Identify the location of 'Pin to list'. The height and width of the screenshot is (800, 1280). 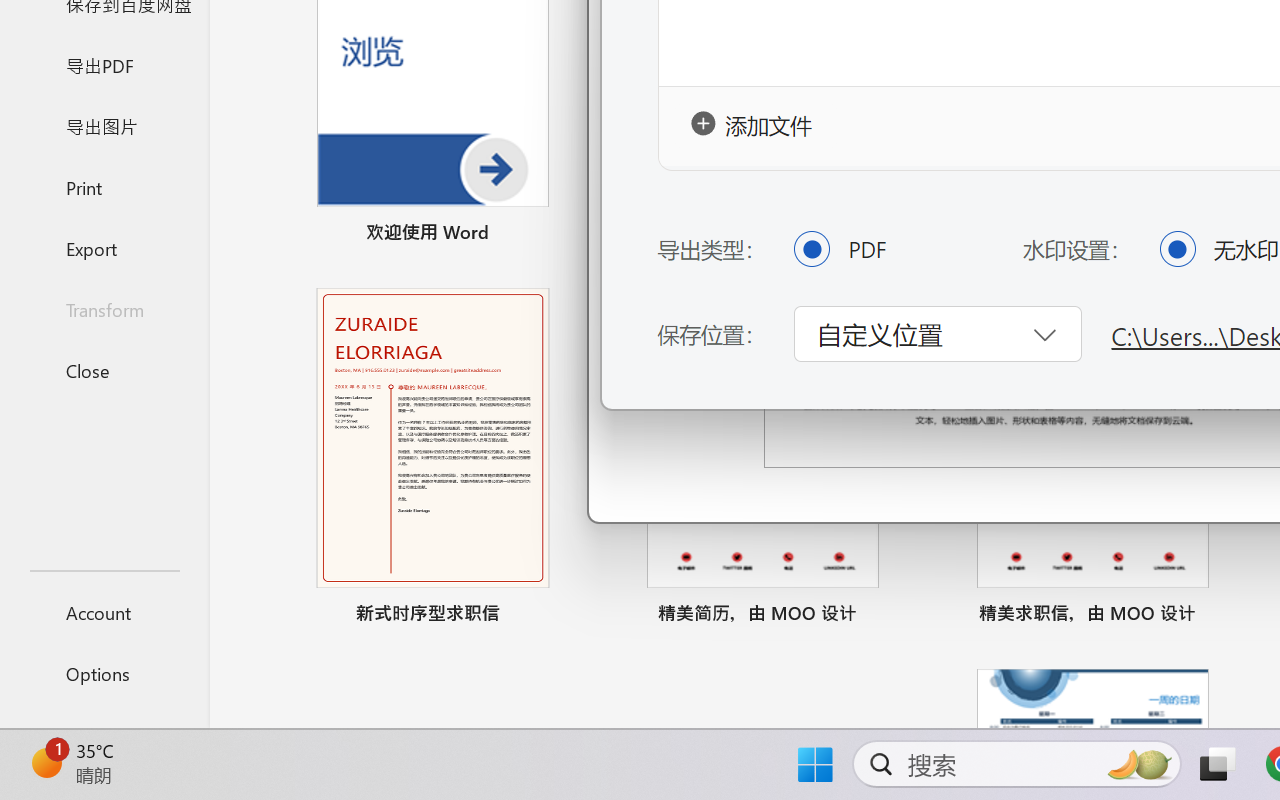
(1222, 616).